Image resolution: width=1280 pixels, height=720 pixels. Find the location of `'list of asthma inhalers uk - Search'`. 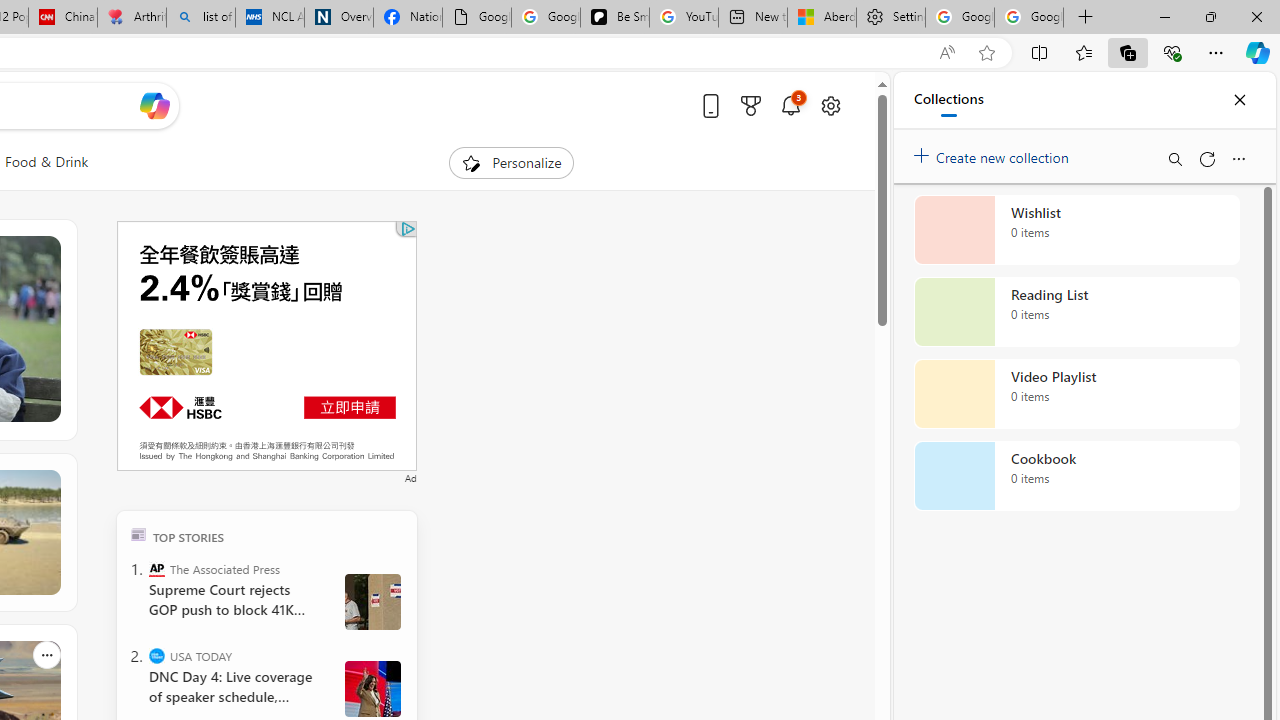

'list of asthma inhalers uk - Search' is located at coordinates (200, 17).